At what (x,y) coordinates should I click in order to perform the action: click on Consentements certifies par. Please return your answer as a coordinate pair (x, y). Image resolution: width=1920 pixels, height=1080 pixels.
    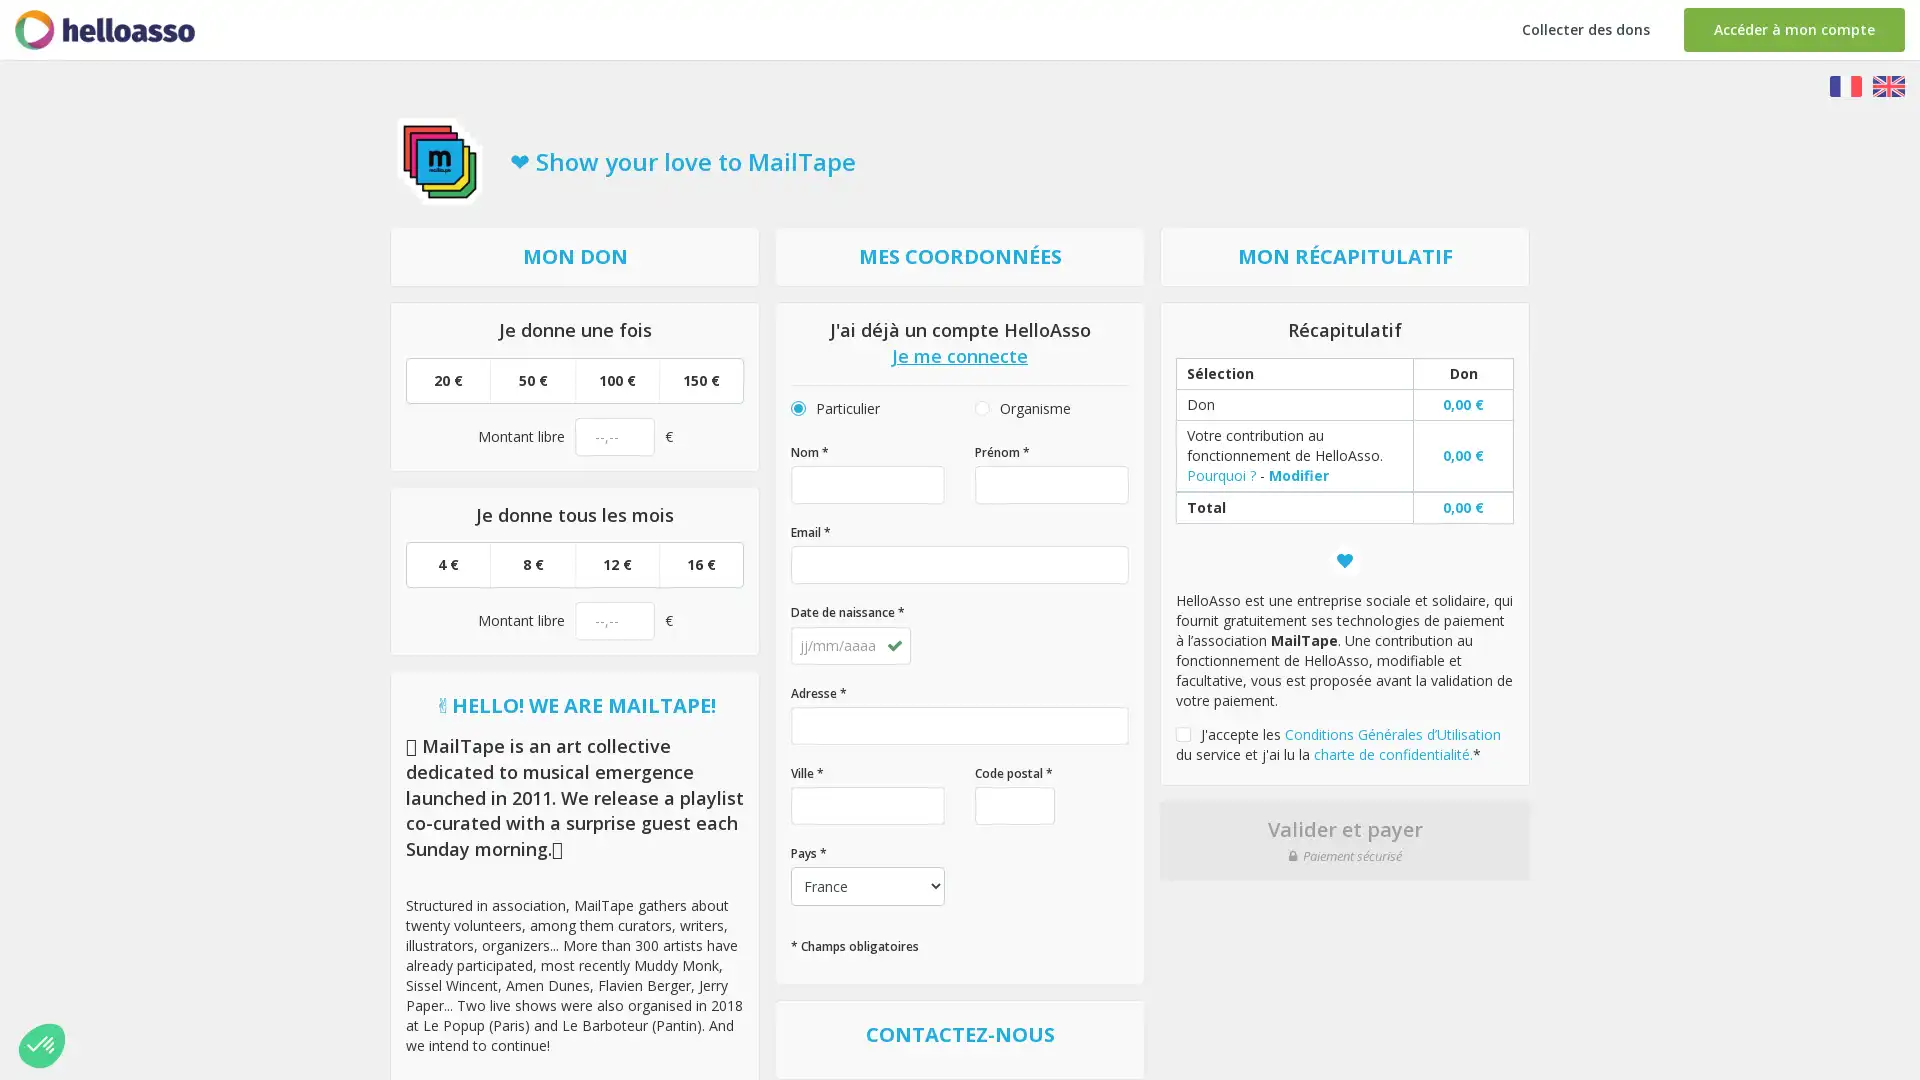
    Looking at the image, I should click on (229, 944).